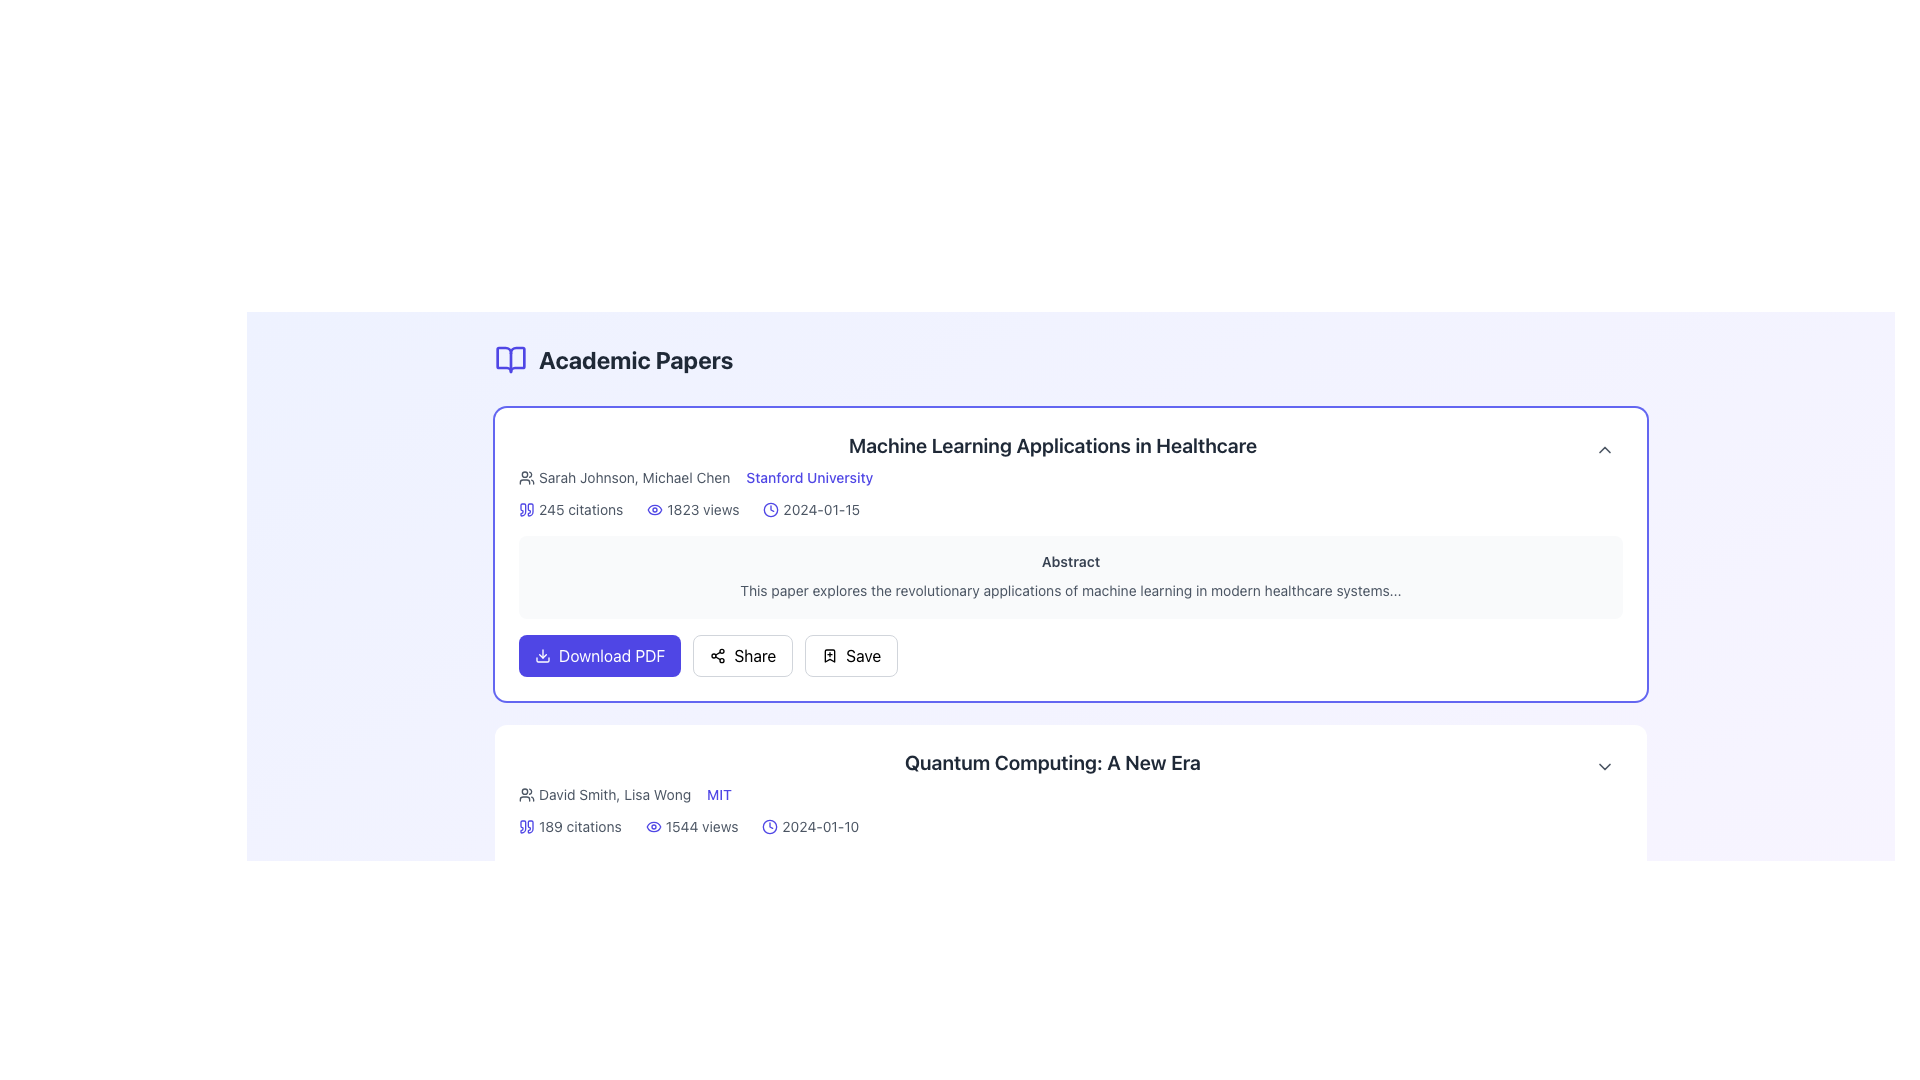  Describe the element at coordinates (623, 478) in the screenshot. I see `authors' names displayed next to the icon in the top section of the card for the paper titled 'Machine Learning Applications in Healthcare'` at that location.